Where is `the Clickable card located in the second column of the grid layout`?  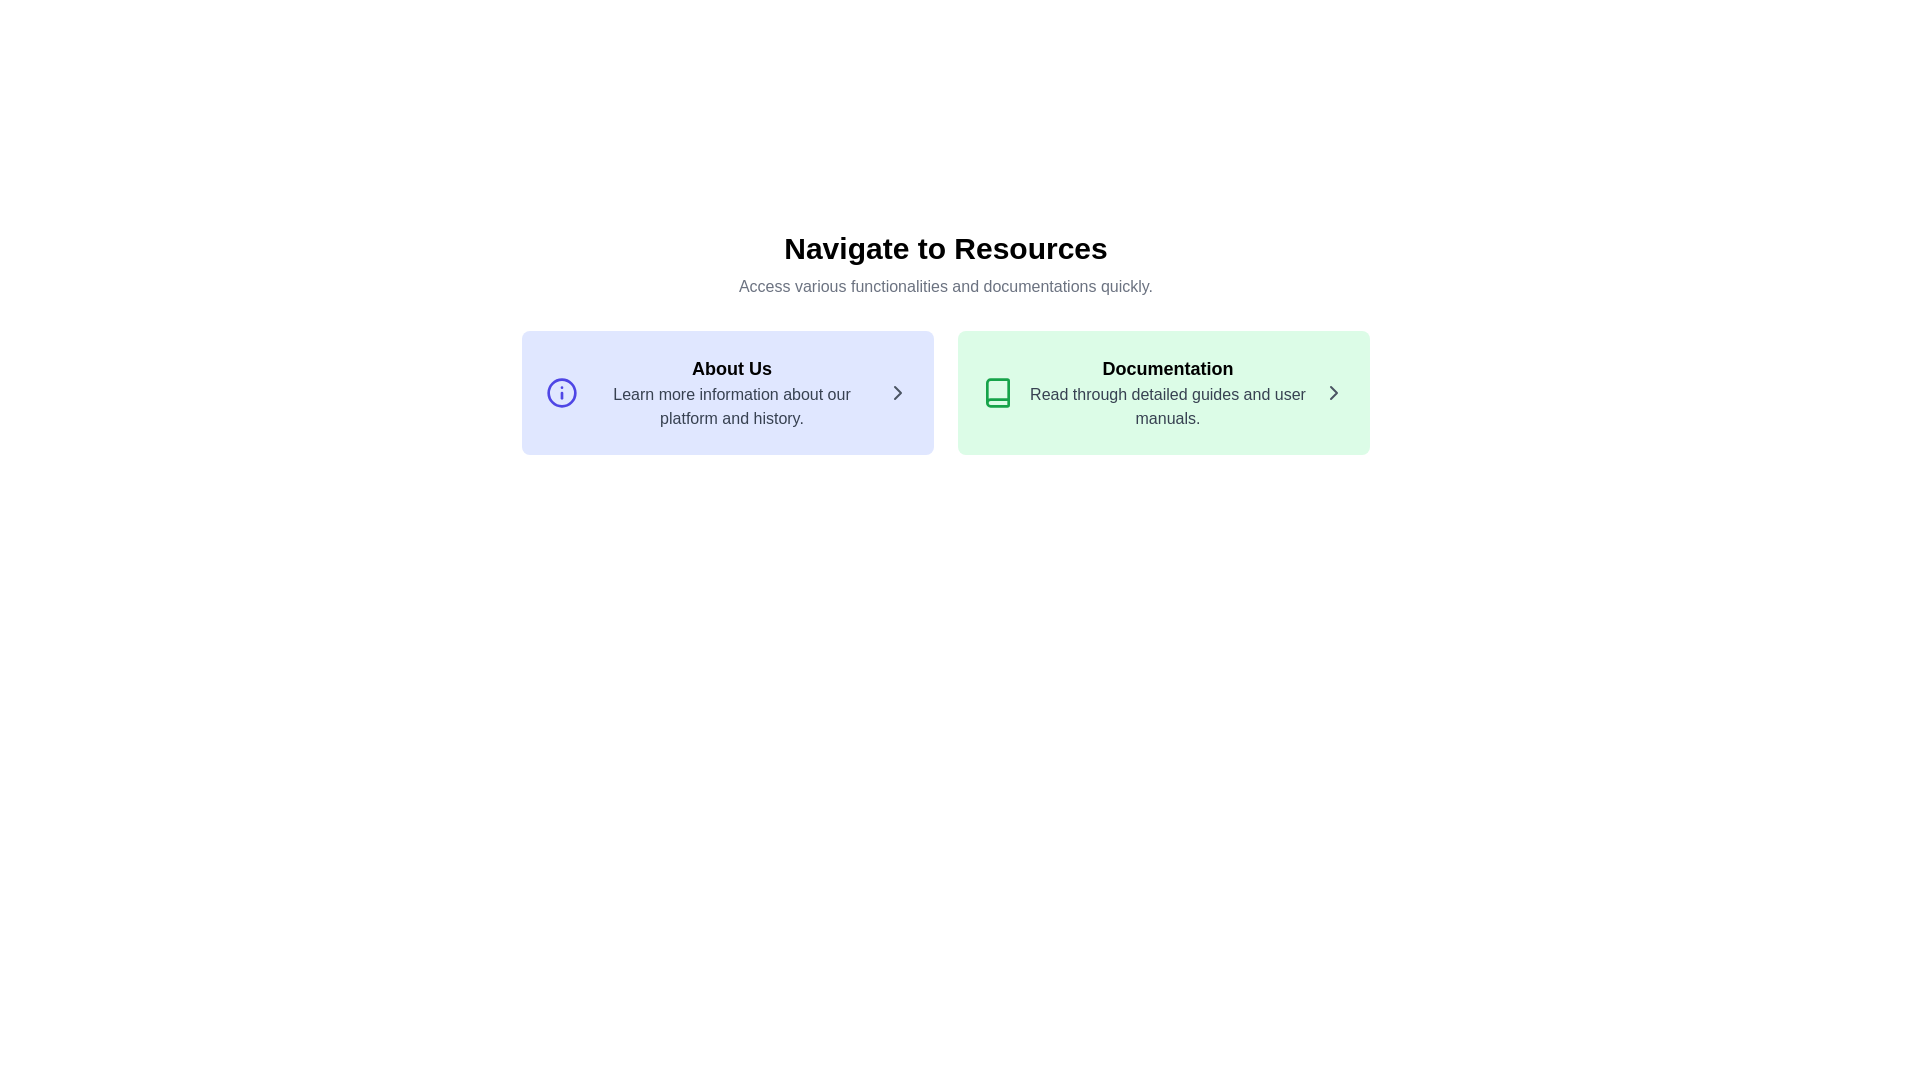 the Clickable card located in the second column of the grid layout is located at coordinates (1163, 393).